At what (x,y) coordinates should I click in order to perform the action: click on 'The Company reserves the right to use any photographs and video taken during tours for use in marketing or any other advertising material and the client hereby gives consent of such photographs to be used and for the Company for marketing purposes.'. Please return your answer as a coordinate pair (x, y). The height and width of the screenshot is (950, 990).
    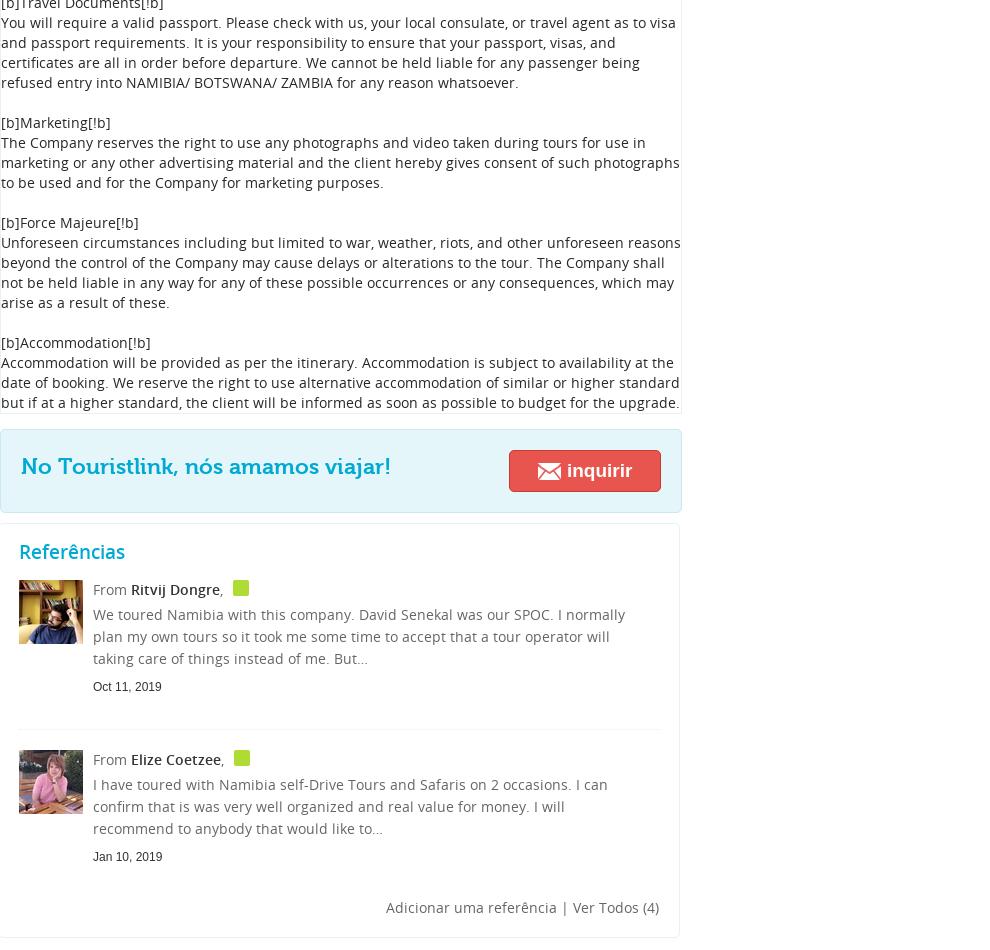
    Looking at the image, I should click on (0, 162).